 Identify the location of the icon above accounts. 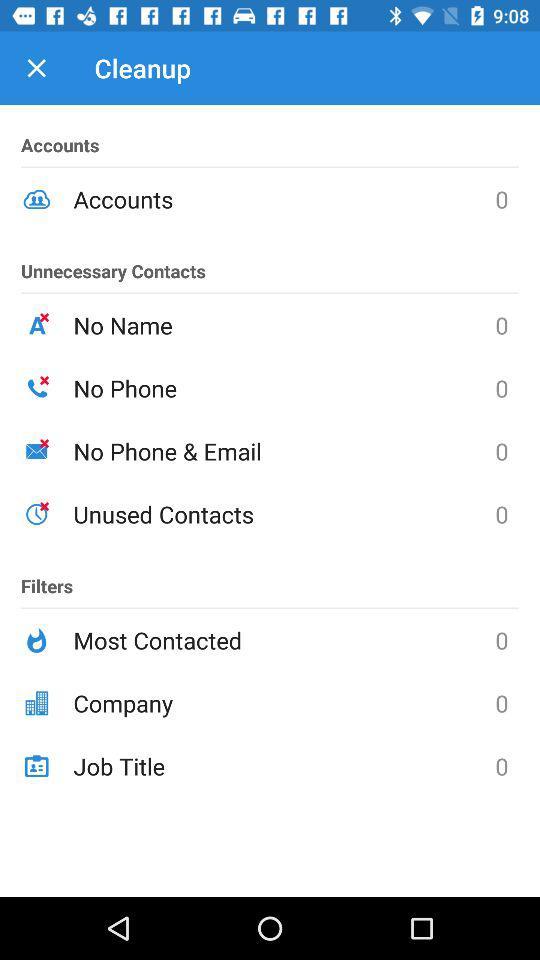
(36, 68).